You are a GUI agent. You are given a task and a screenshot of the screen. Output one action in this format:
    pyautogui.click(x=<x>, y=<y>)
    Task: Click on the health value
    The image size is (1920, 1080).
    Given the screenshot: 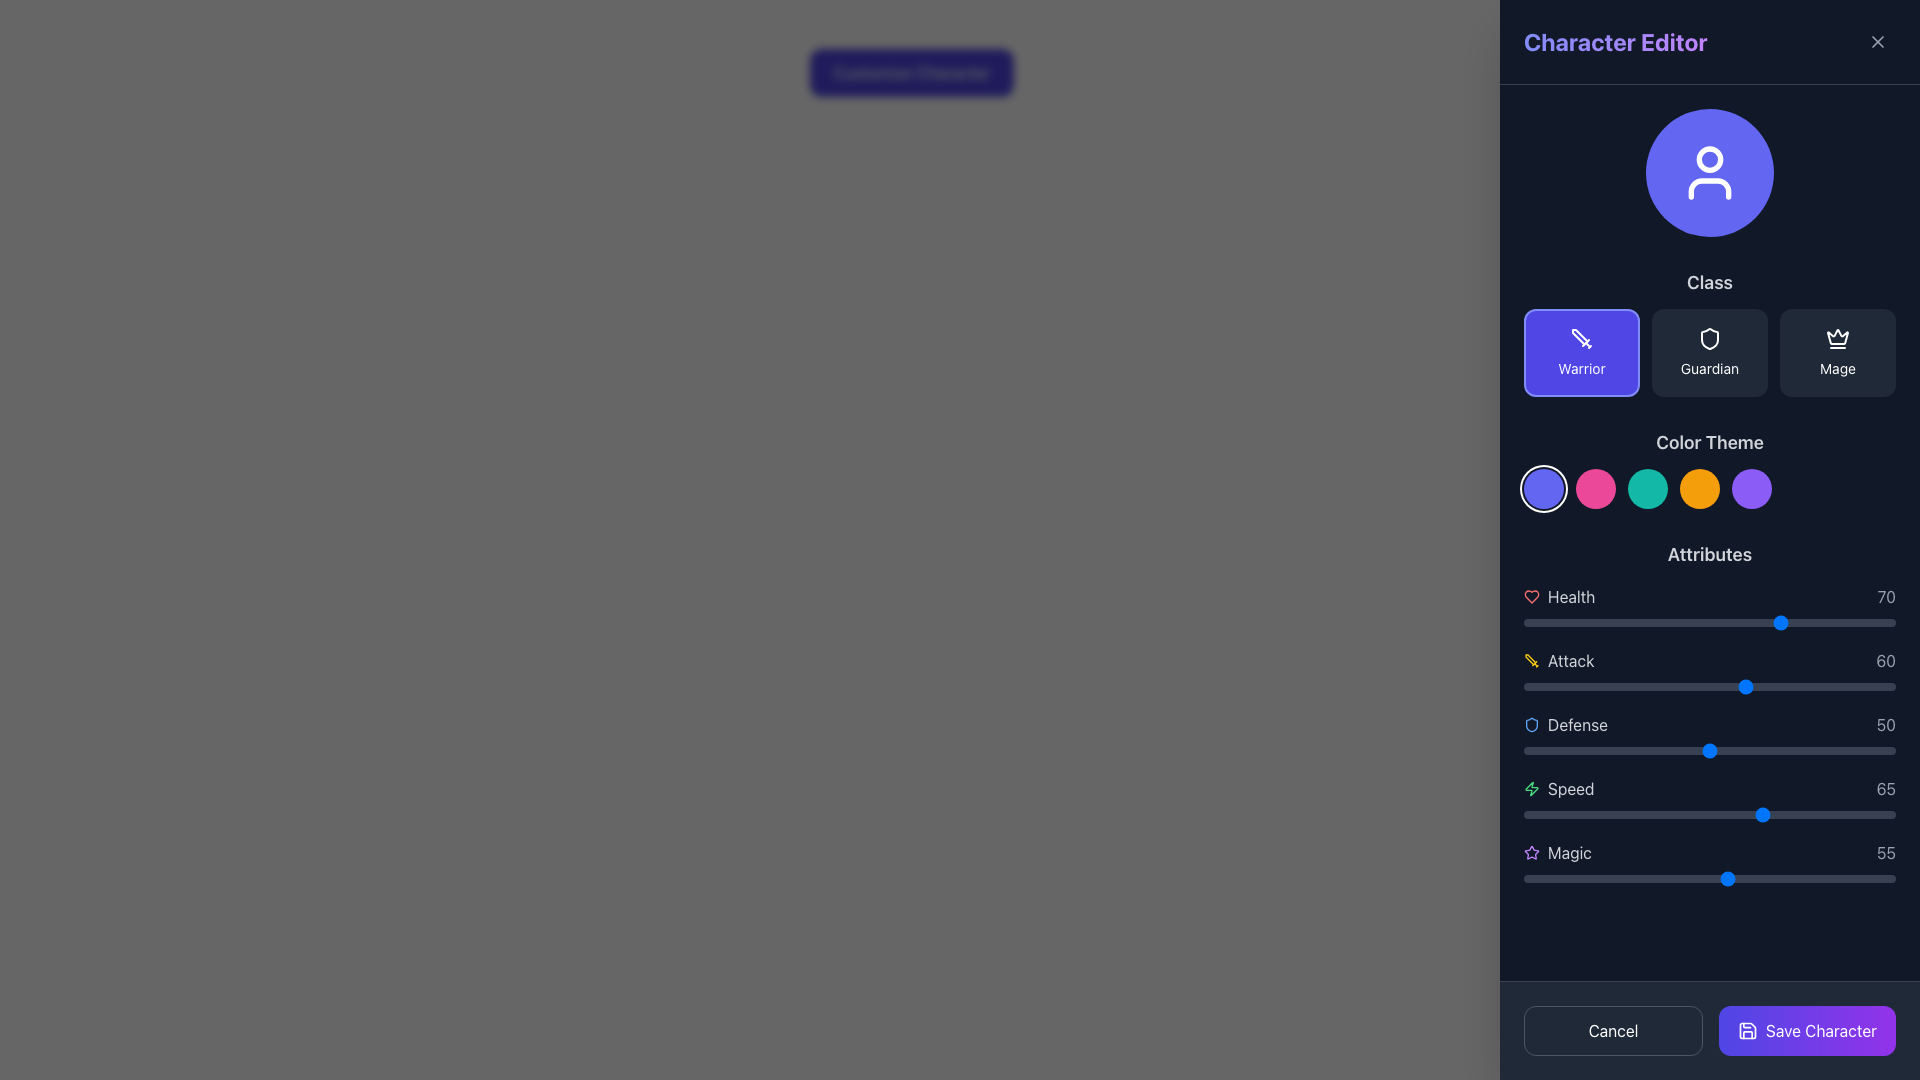 What is the action you would take?
    pyautogui.click(x=1571, y=622)
    